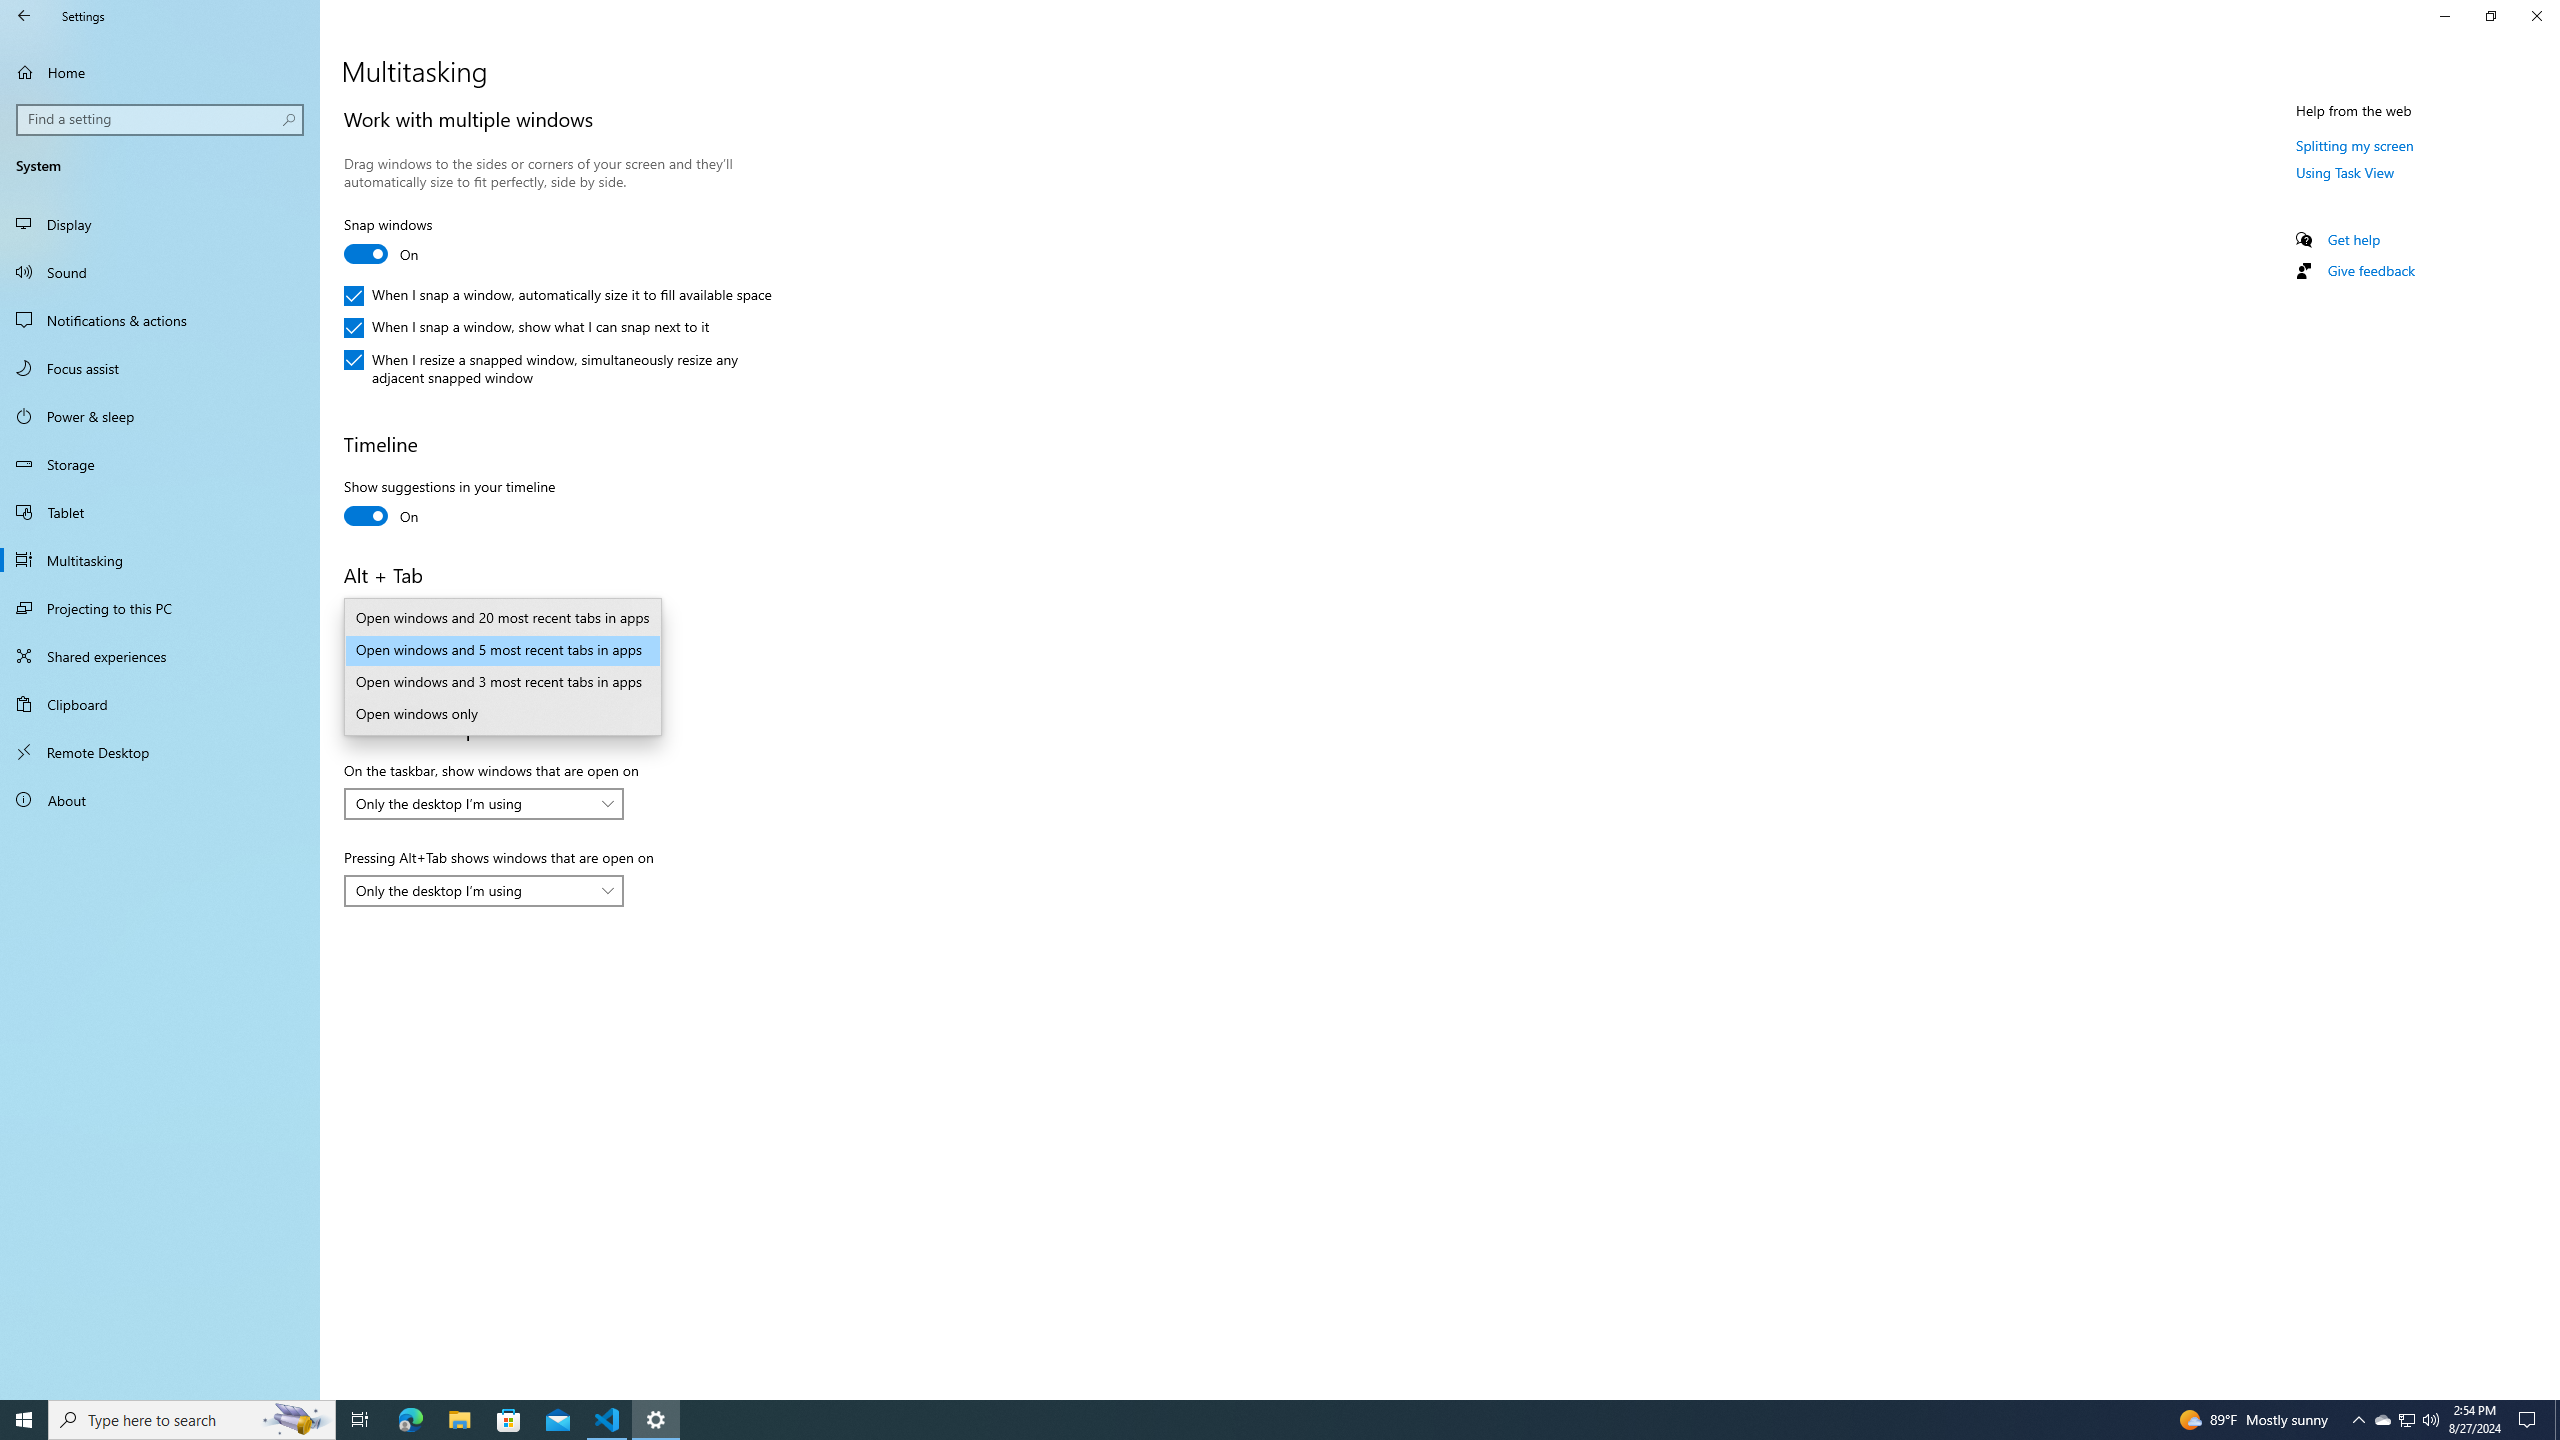 The height and width of the screenshot is (1440, 2560). What do you see at coordinates (2443, 15) in the screenshot?
I see `'Minimize Settings'` at bounding box center [2443, 15].